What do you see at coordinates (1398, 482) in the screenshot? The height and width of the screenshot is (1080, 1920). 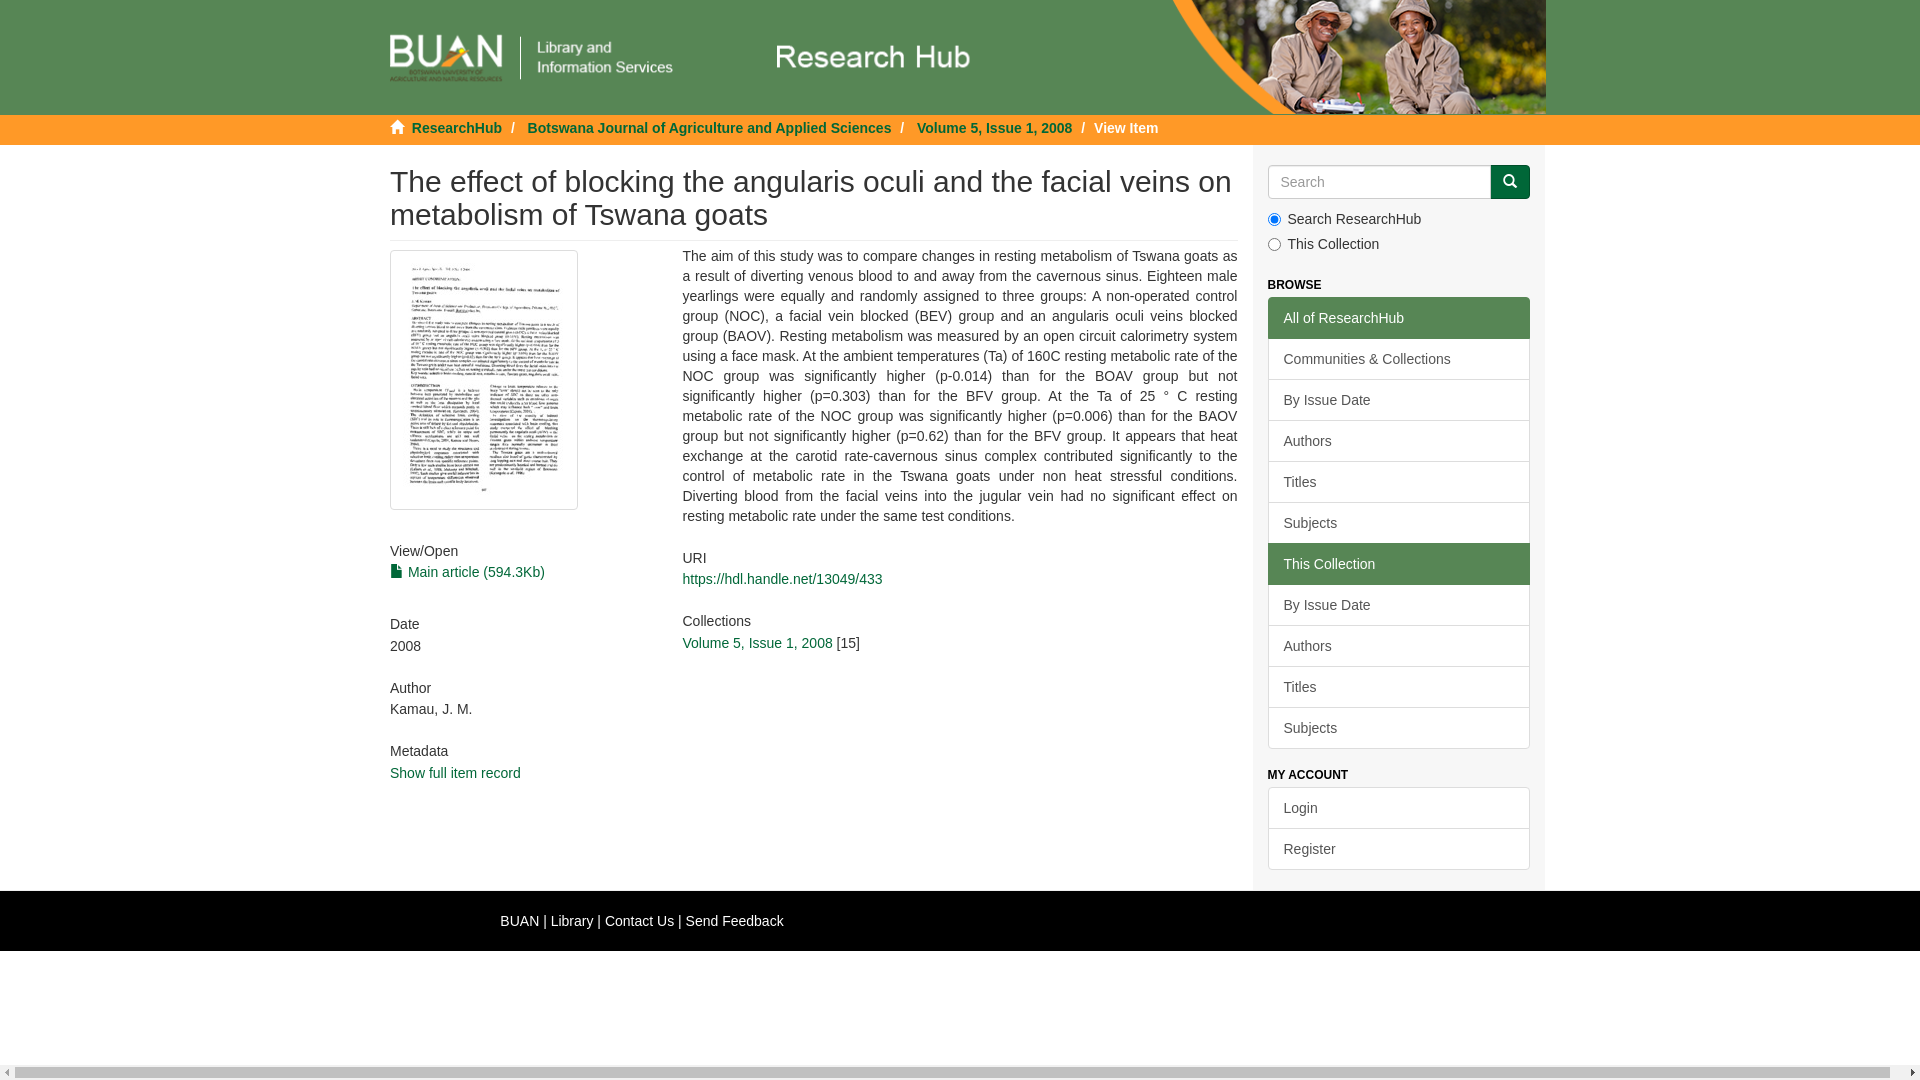 I see `'Titles'` at bounding box center [1398, 482].